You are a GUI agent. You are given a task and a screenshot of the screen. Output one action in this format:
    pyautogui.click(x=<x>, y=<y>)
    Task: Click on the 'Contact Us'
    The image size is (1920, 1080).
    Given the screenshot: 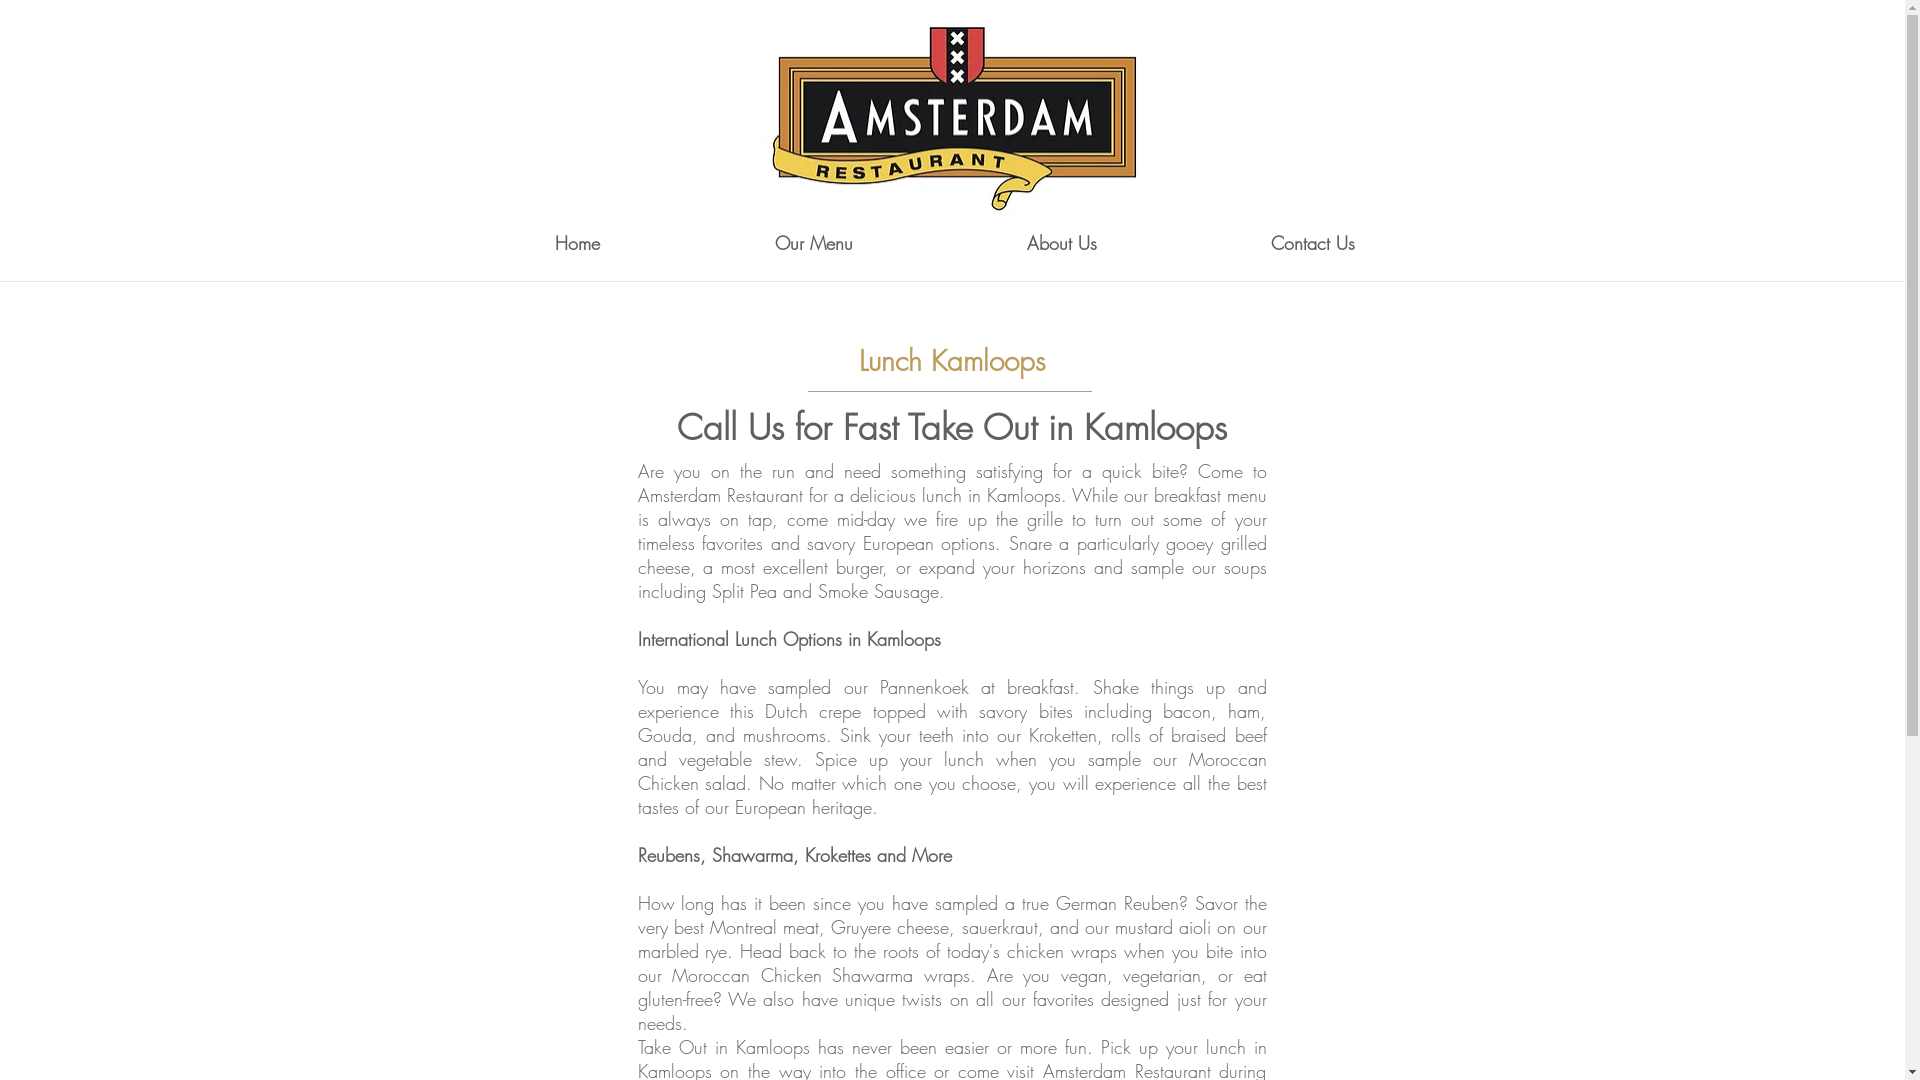 What is the action you would take?
    pyautogui.click(x=1313, y=242)
    